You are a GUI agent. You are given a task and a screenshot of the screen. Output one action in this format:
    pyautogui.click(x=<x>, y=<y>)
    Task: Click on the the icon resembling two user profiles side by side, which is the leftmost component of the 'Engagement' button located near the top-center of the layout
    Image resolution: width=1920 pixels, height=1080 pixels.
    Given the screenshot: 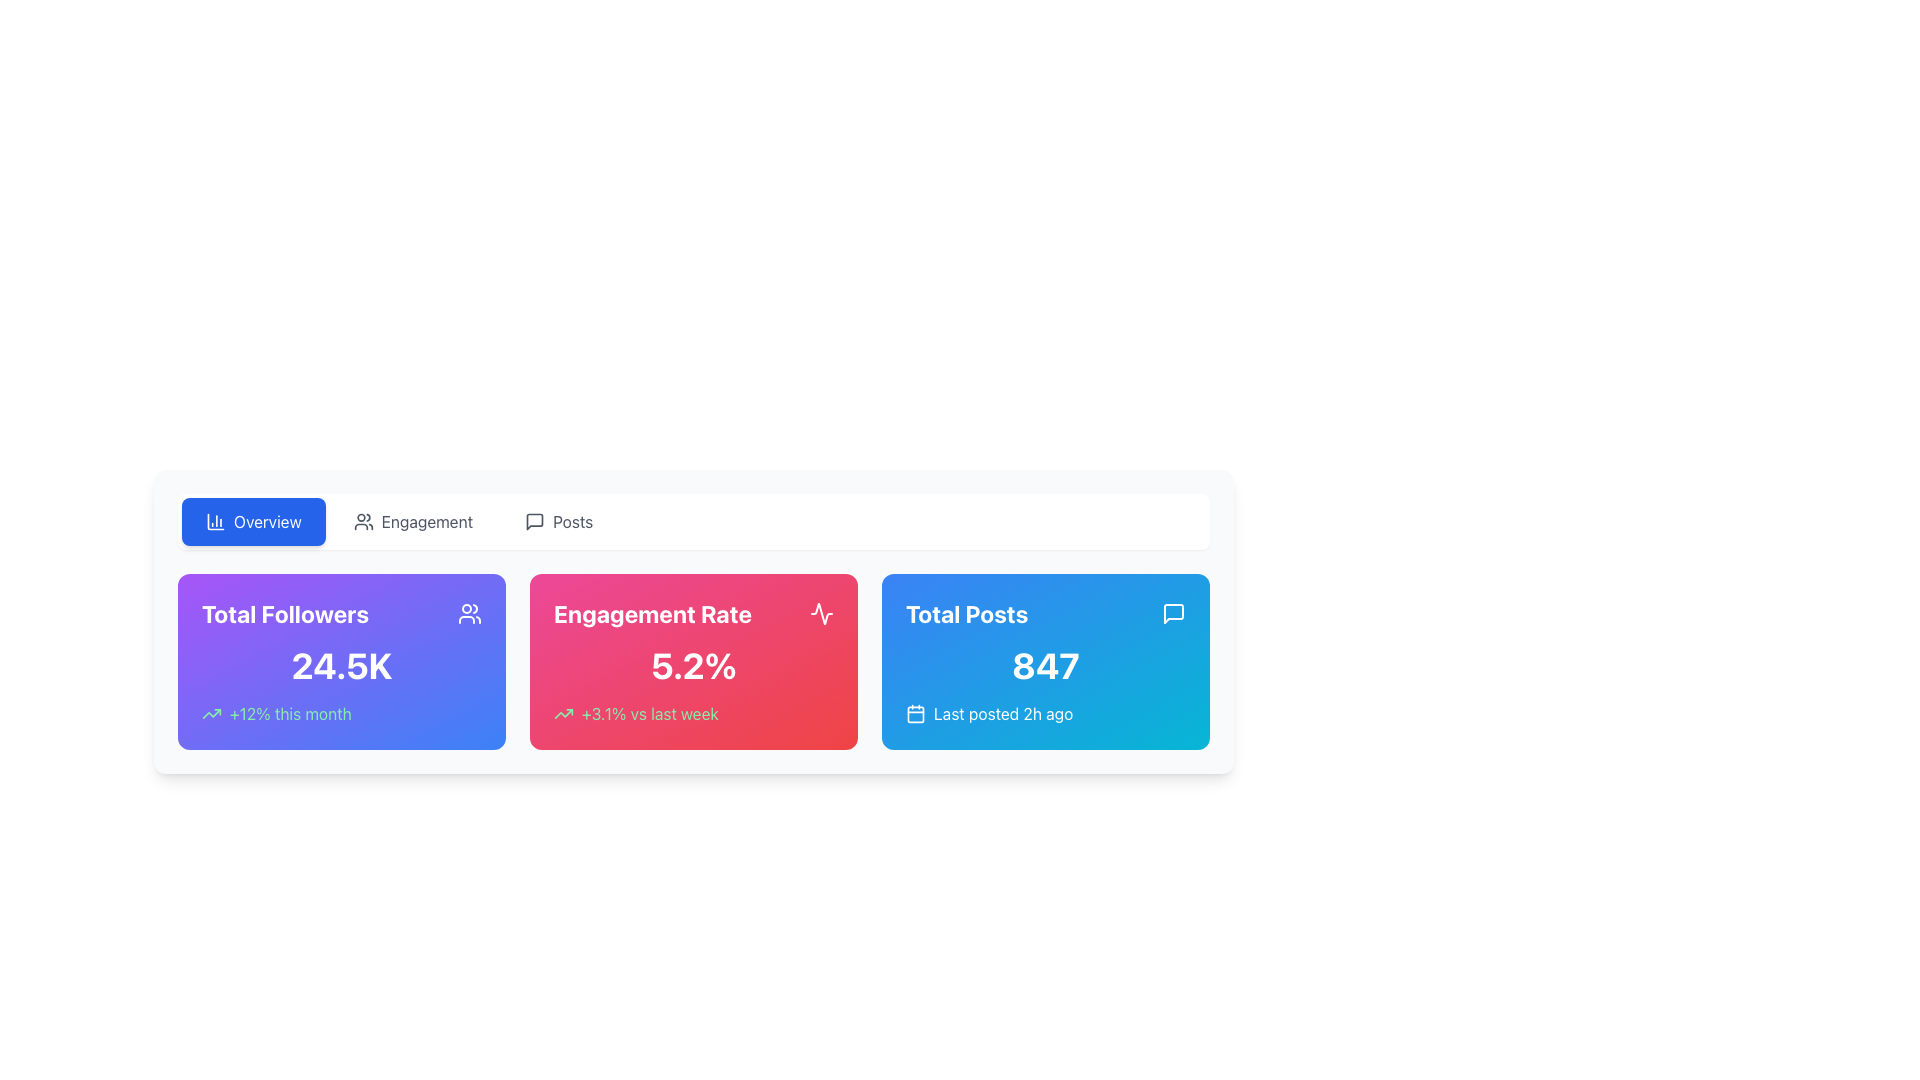 What is the action you would take?
    pyautogui.click(x=363, y=520)
    